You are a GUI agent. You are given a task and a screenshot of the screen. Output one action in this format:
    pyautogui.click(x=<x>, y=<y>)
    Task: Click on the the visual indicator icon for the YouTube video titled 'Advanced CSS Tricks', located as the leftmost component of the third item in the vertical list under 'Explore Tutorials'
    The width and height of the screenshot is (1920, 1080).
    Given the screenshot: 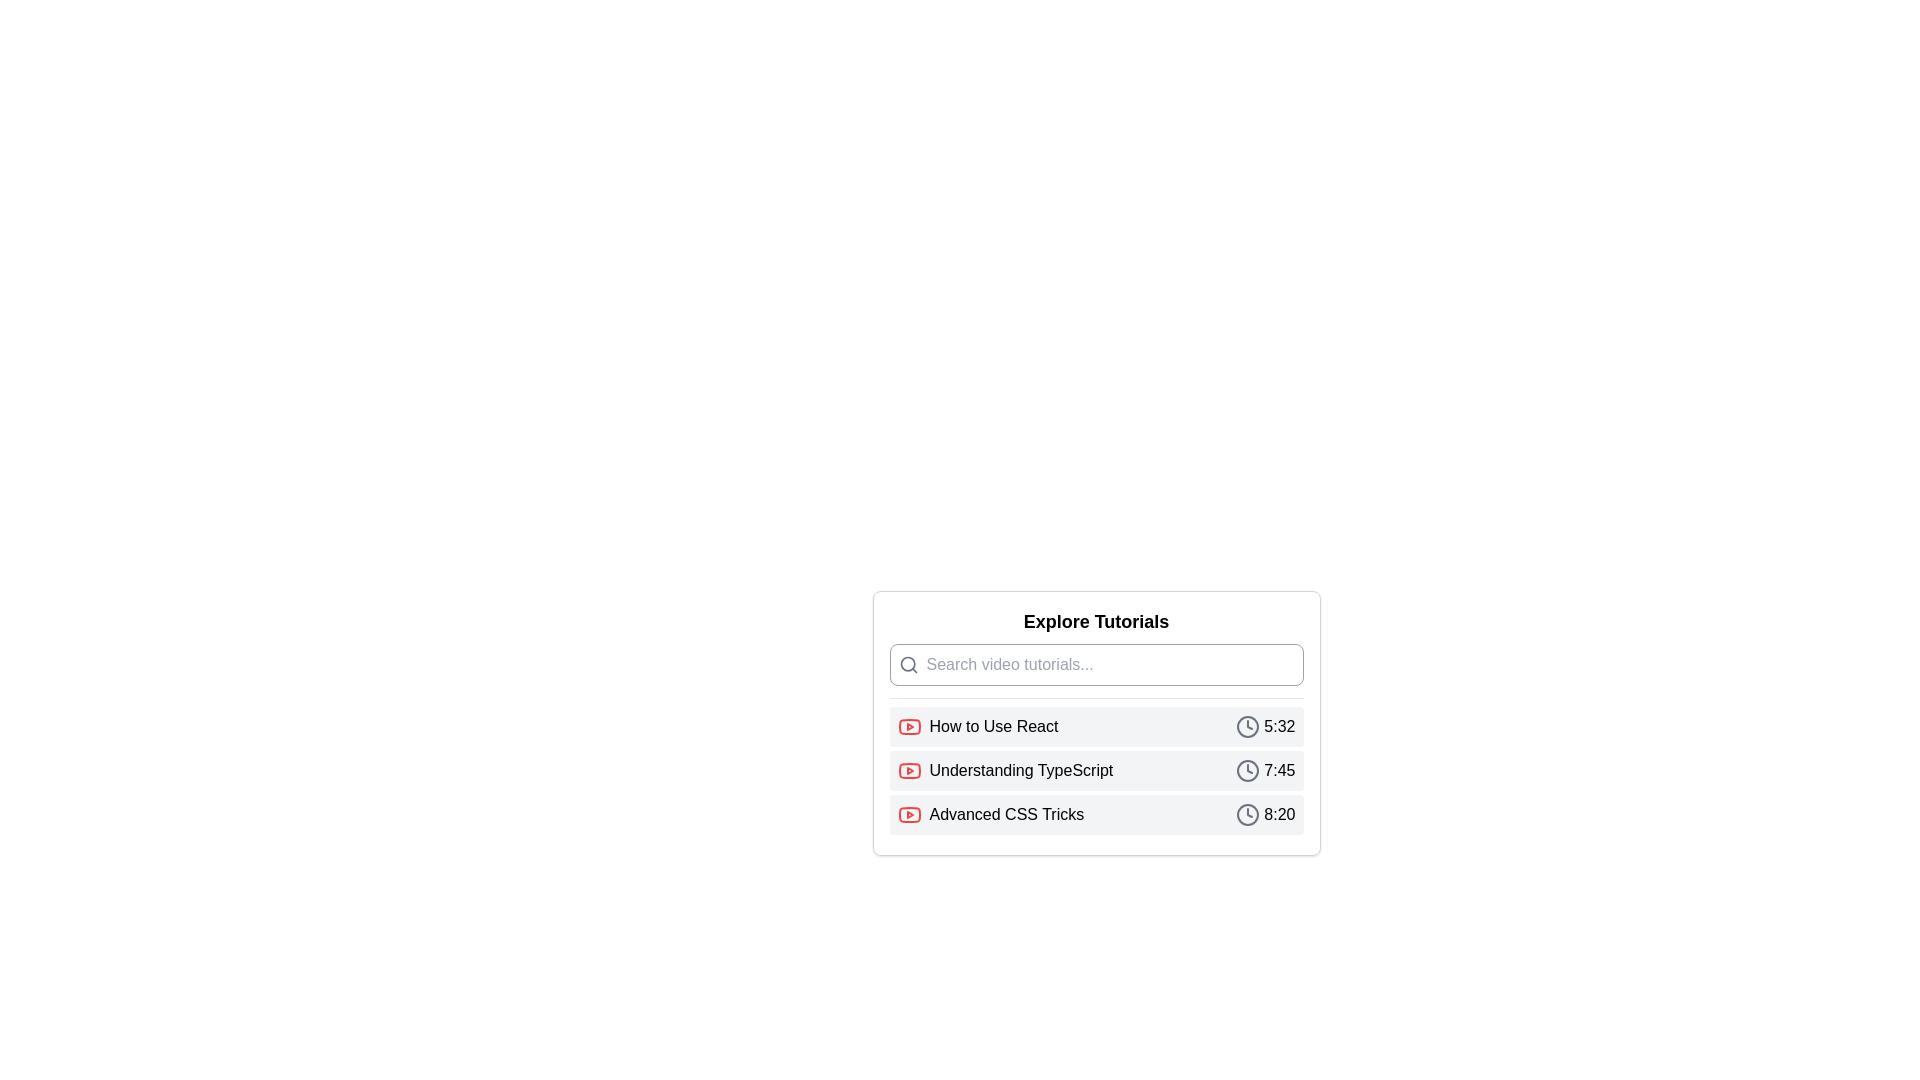 What is the action you would take?
    pyautogui.click(x=908, y=814)
    